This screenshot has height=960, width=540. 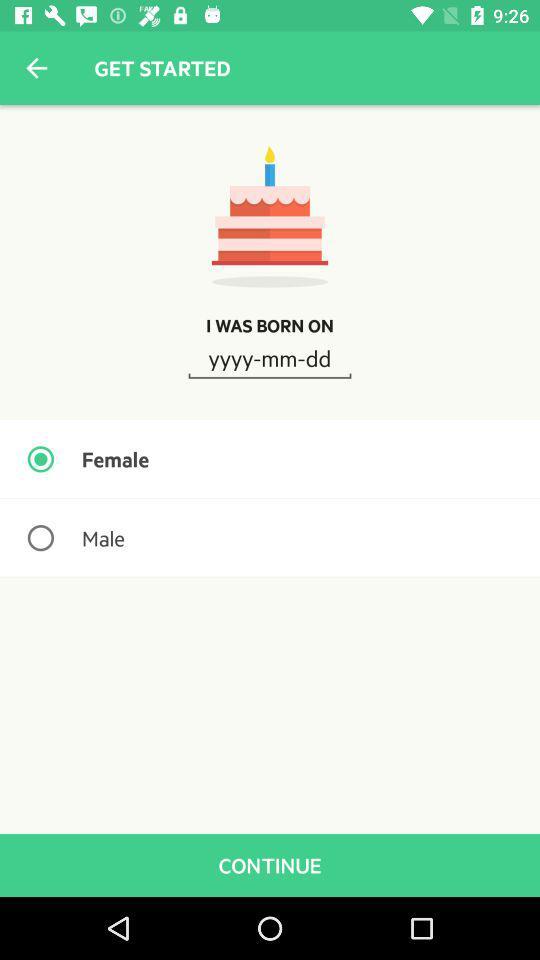 What do you see at coordinates (270, 864) in the screenshot?
I see `the continue icon` at bounding box center [270, 864].